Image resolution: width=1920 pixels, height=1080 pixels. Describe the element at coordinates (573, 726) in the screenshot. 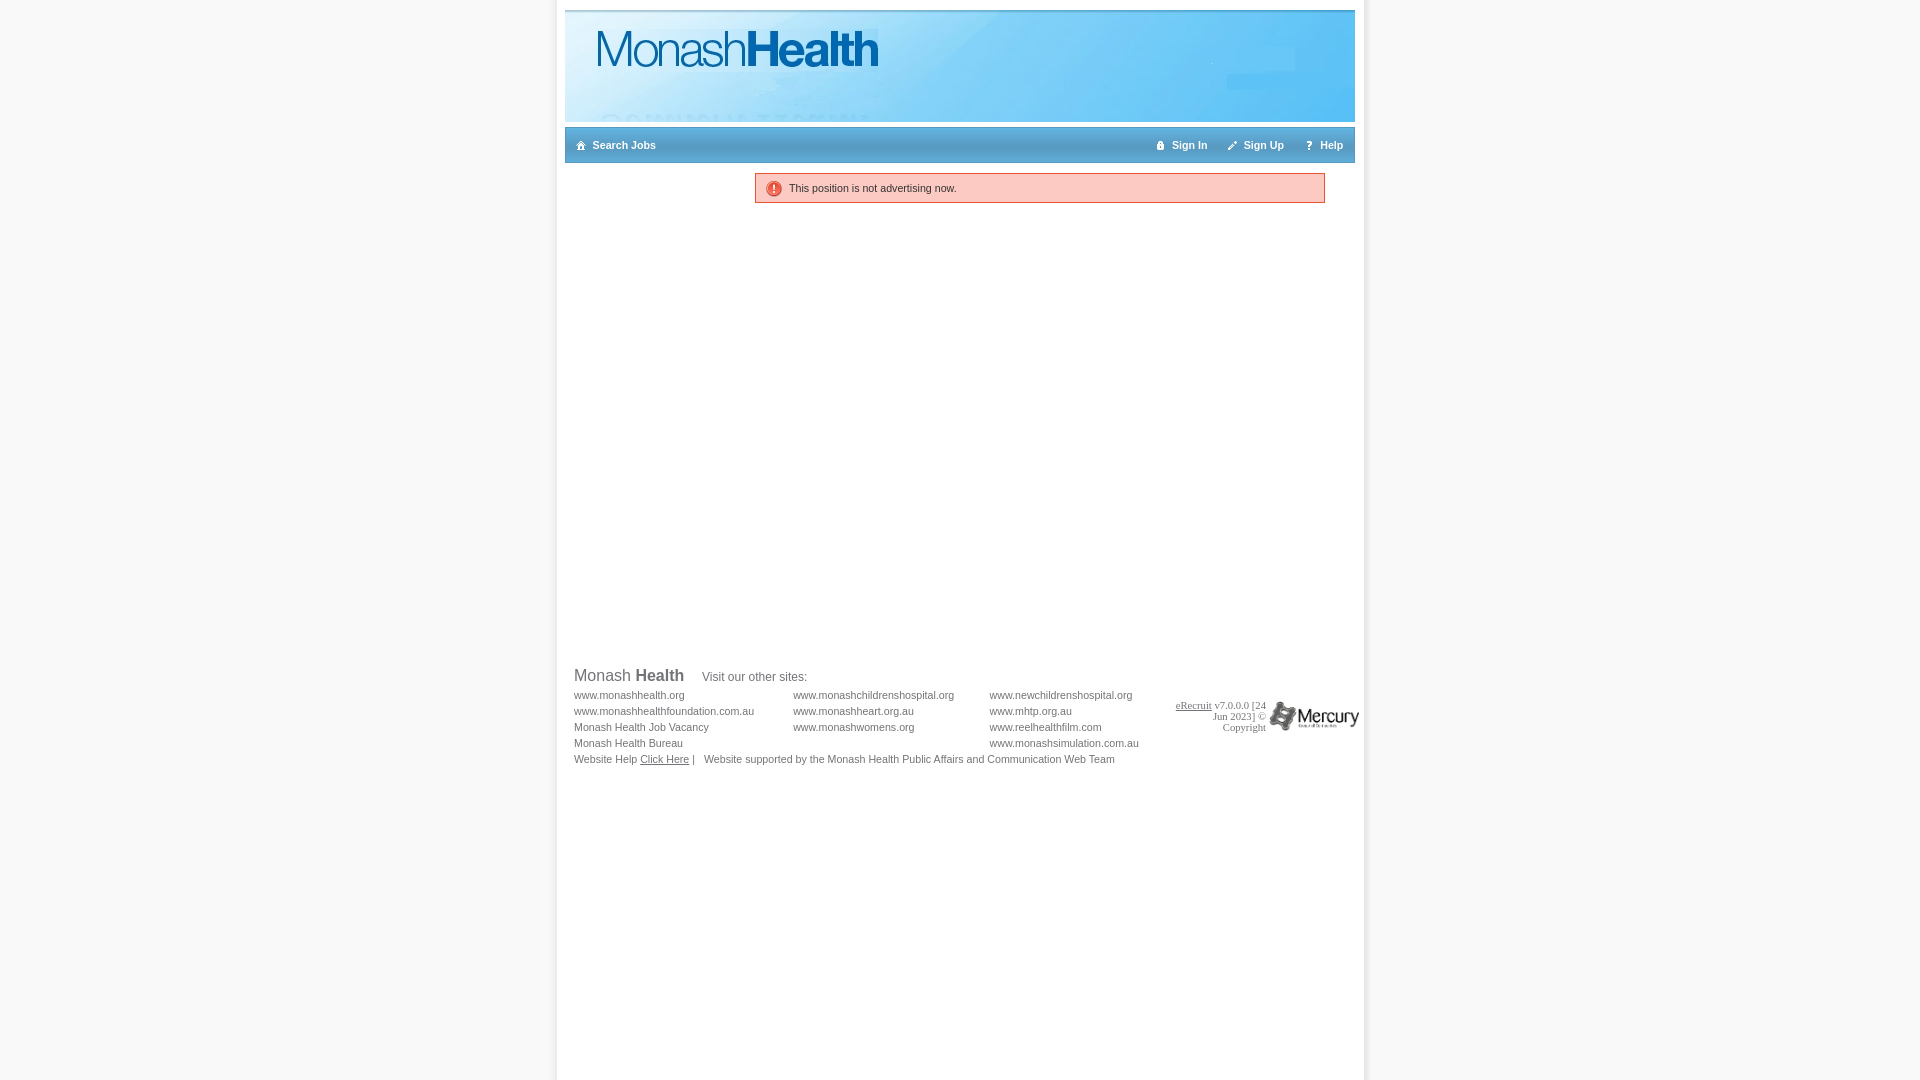

I see `'Monash Health Job Vacancy'` at that location.